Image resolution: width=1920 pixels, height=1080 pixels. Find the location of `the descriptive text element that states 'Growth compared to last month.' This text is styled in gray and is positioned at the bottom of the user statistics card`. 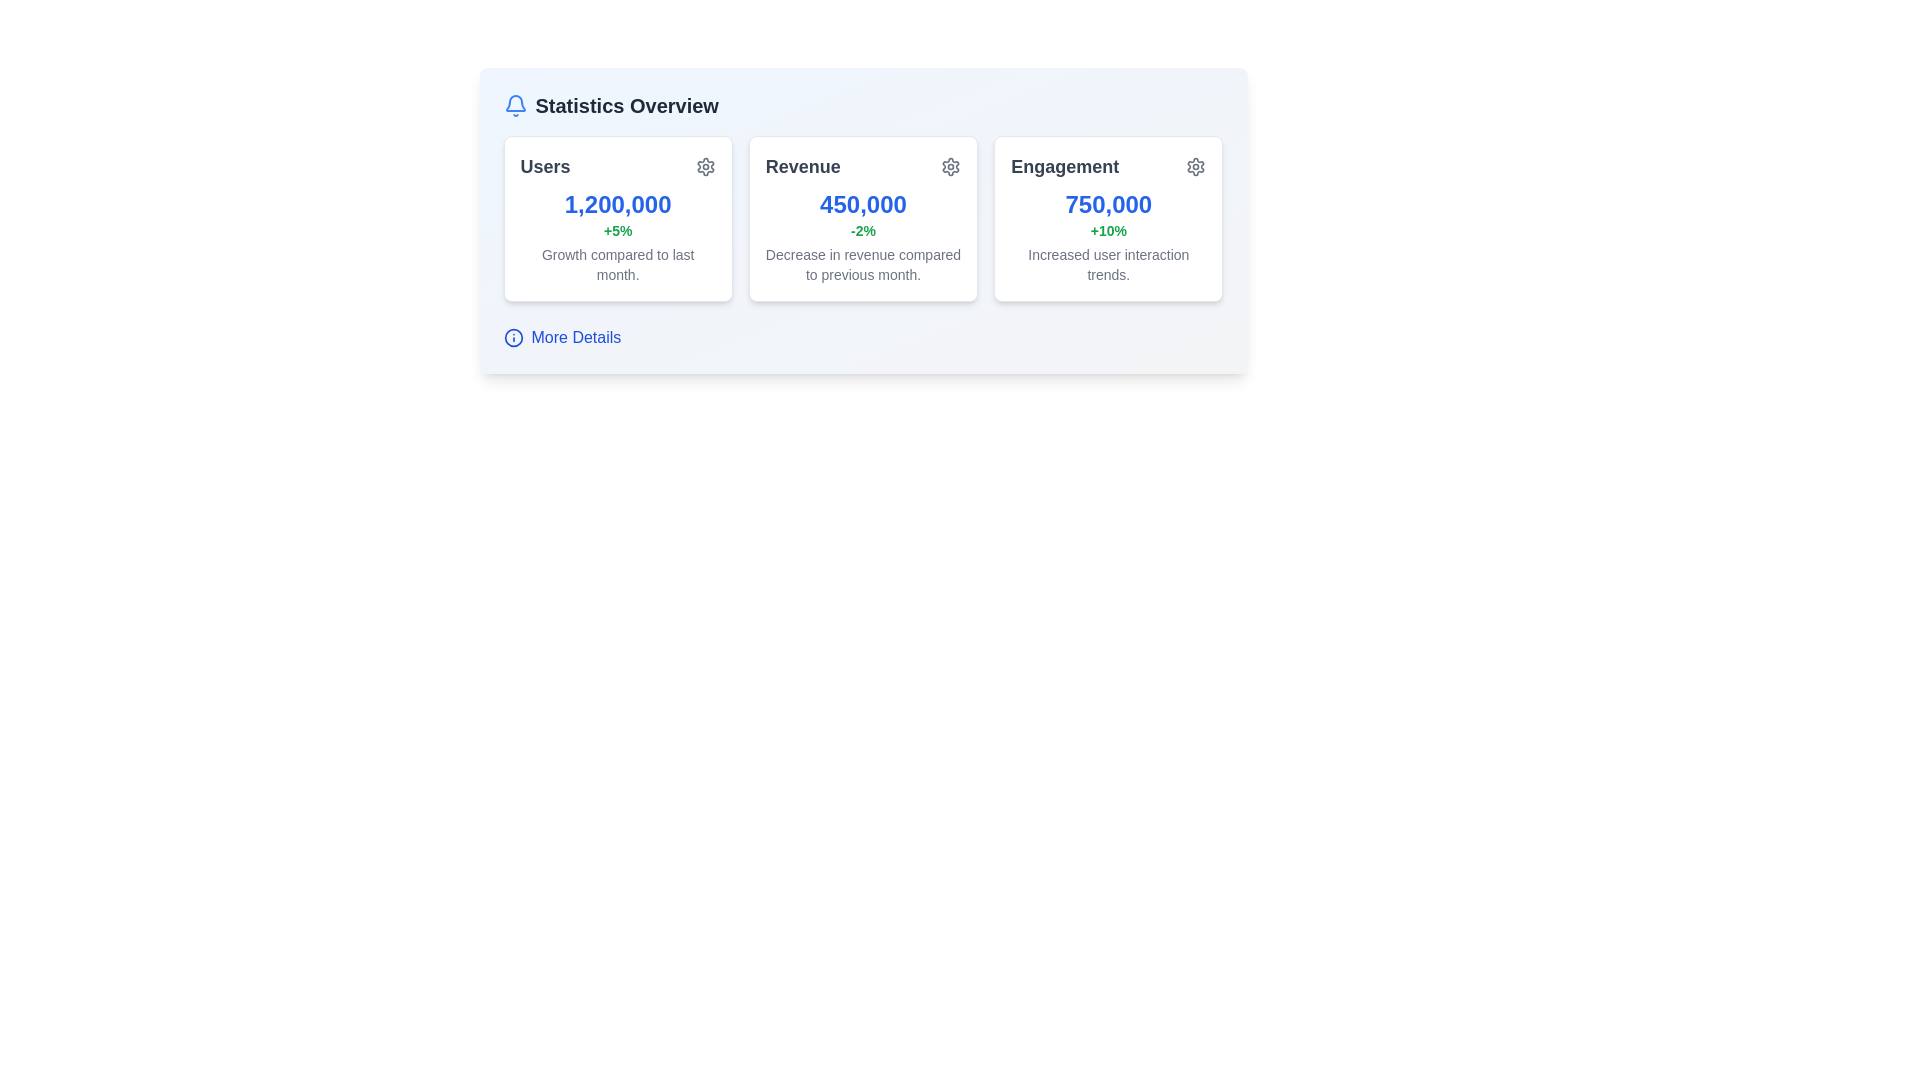

the descriptive text element that states 'Growth compared to last month.' This text is styled in gray and is positioned at the bottom of the user statistics card is located at coordinates (617, 264).